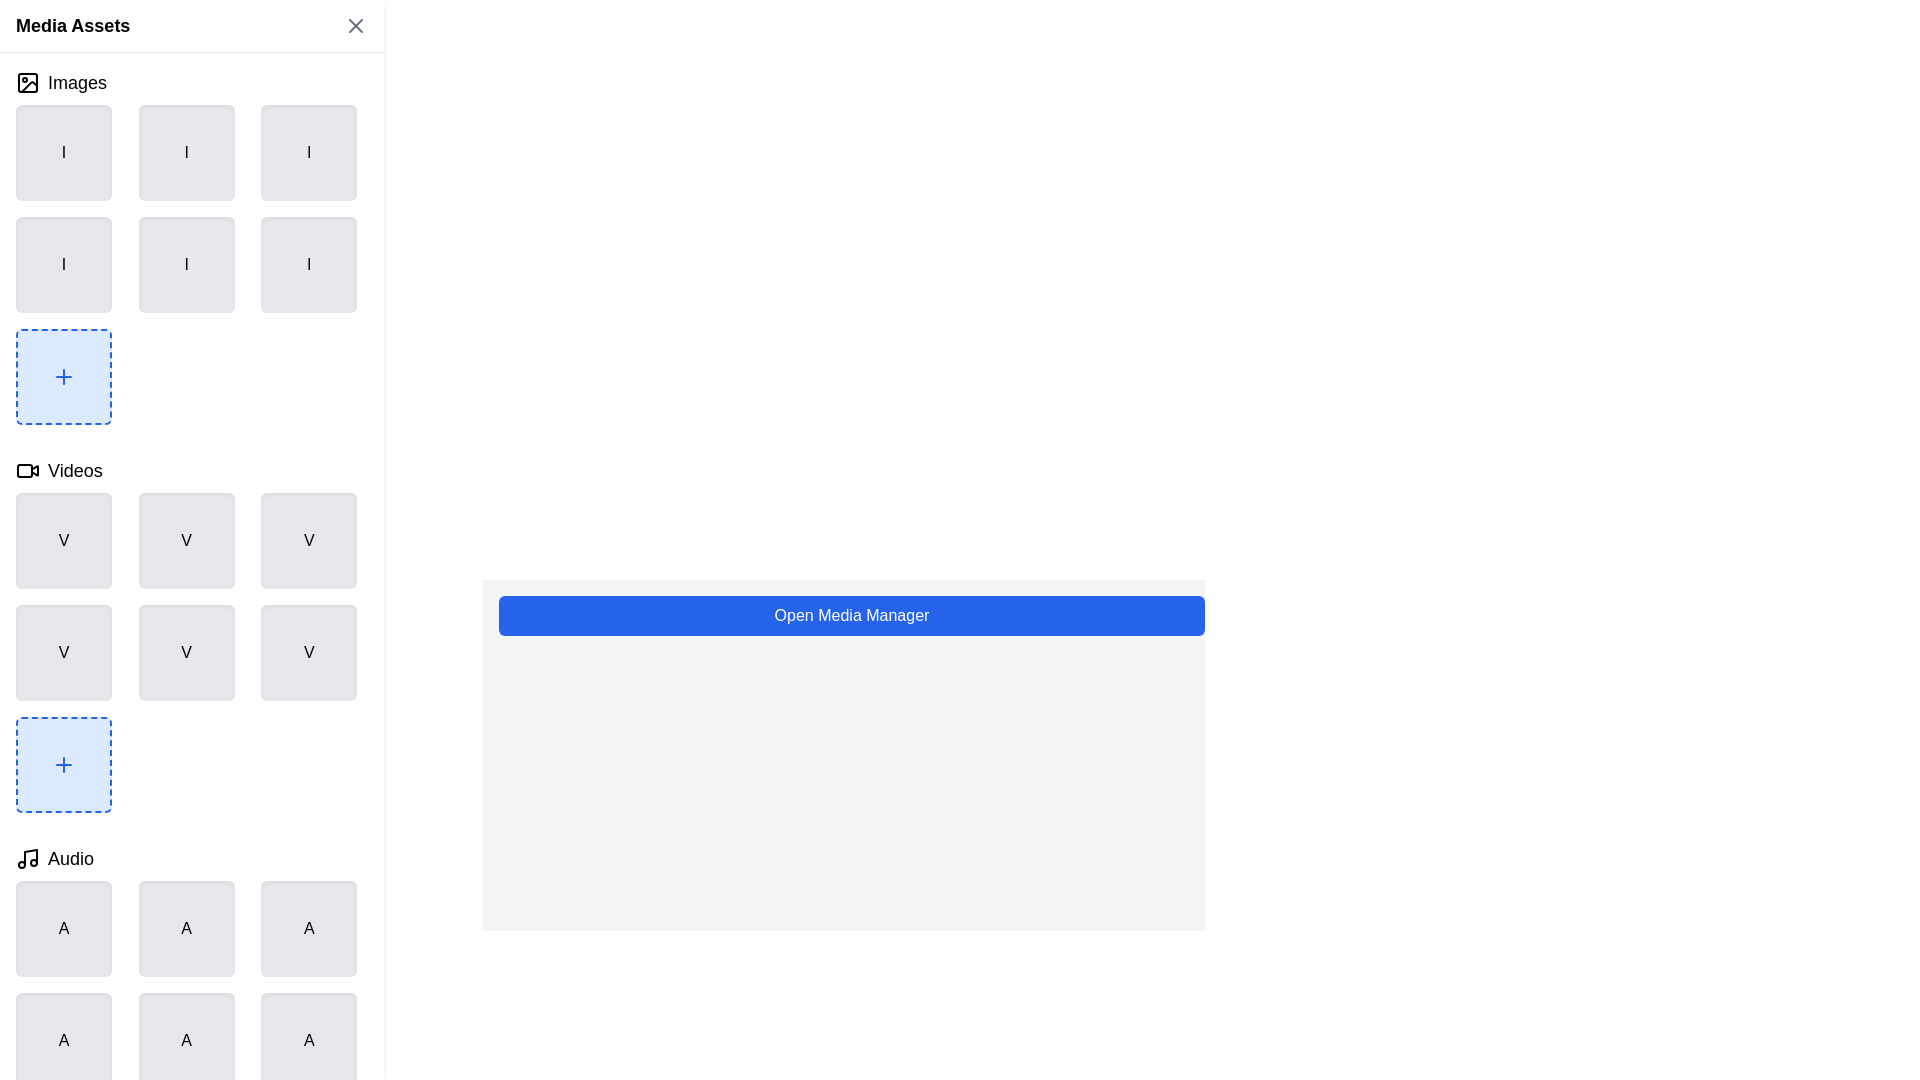  I want to click on the gray 'X' icon button located at the top-right corner of the 'Media Assets' section, so click(355, 26).